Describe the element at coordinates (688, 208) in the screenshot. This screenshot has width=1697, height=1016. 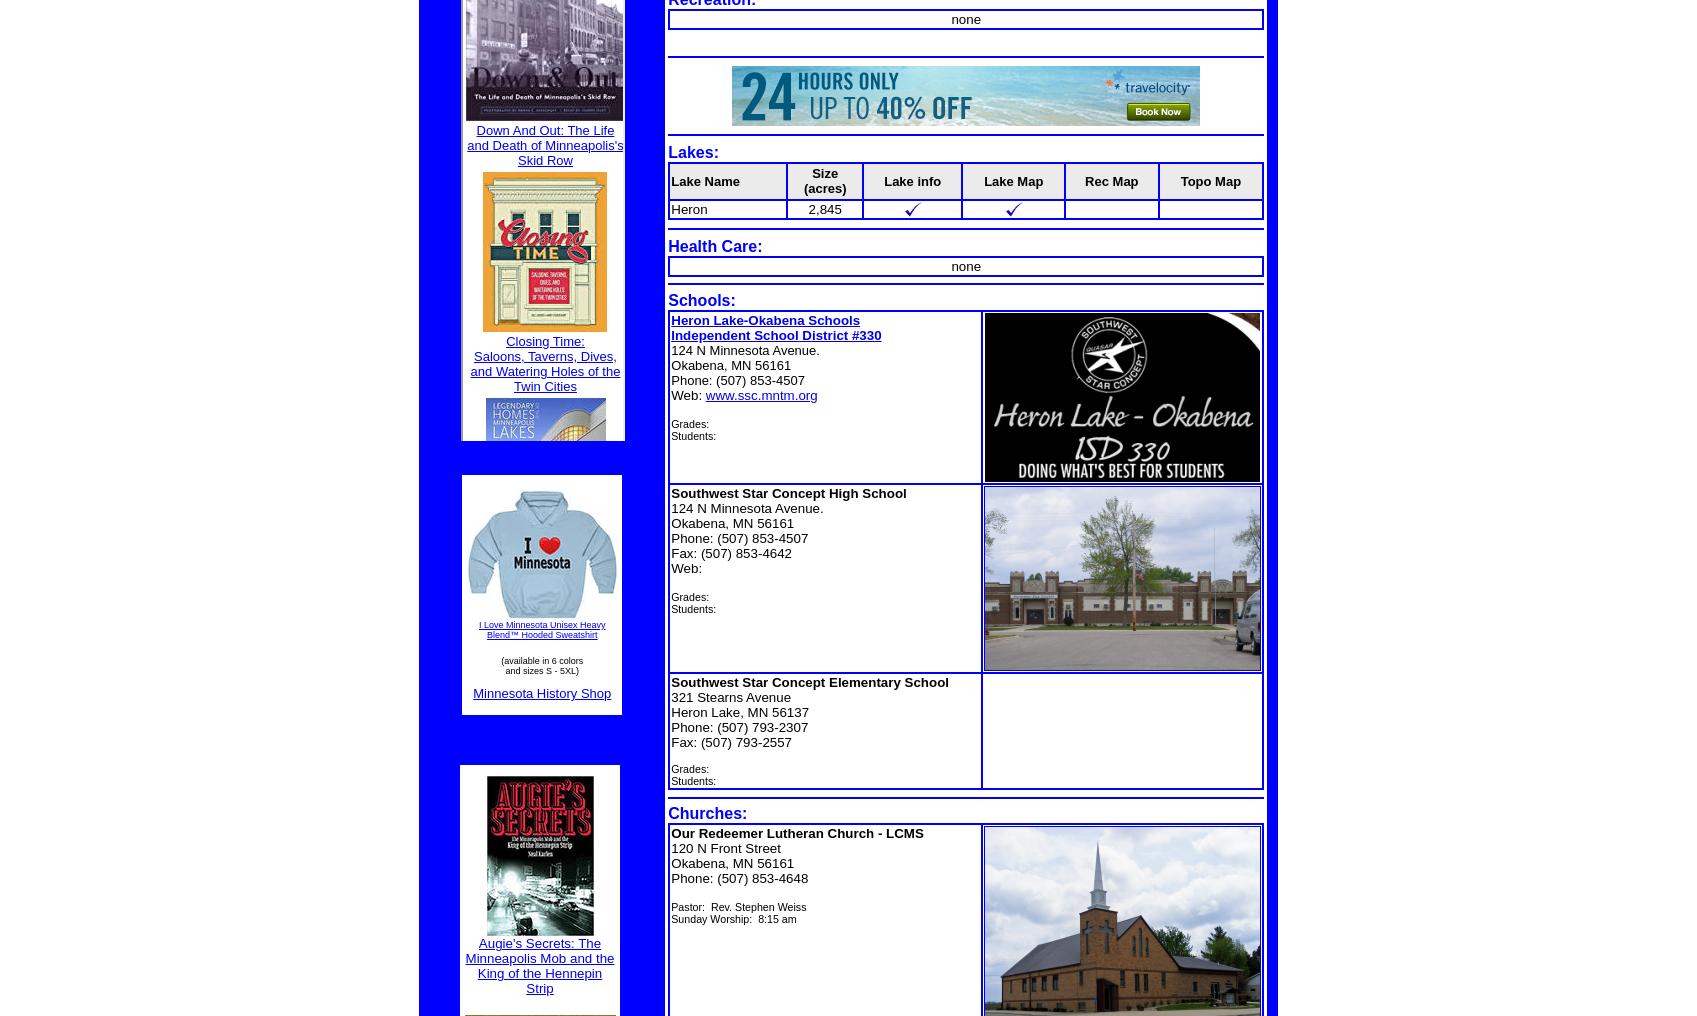
I see `'Heron'` at that location.